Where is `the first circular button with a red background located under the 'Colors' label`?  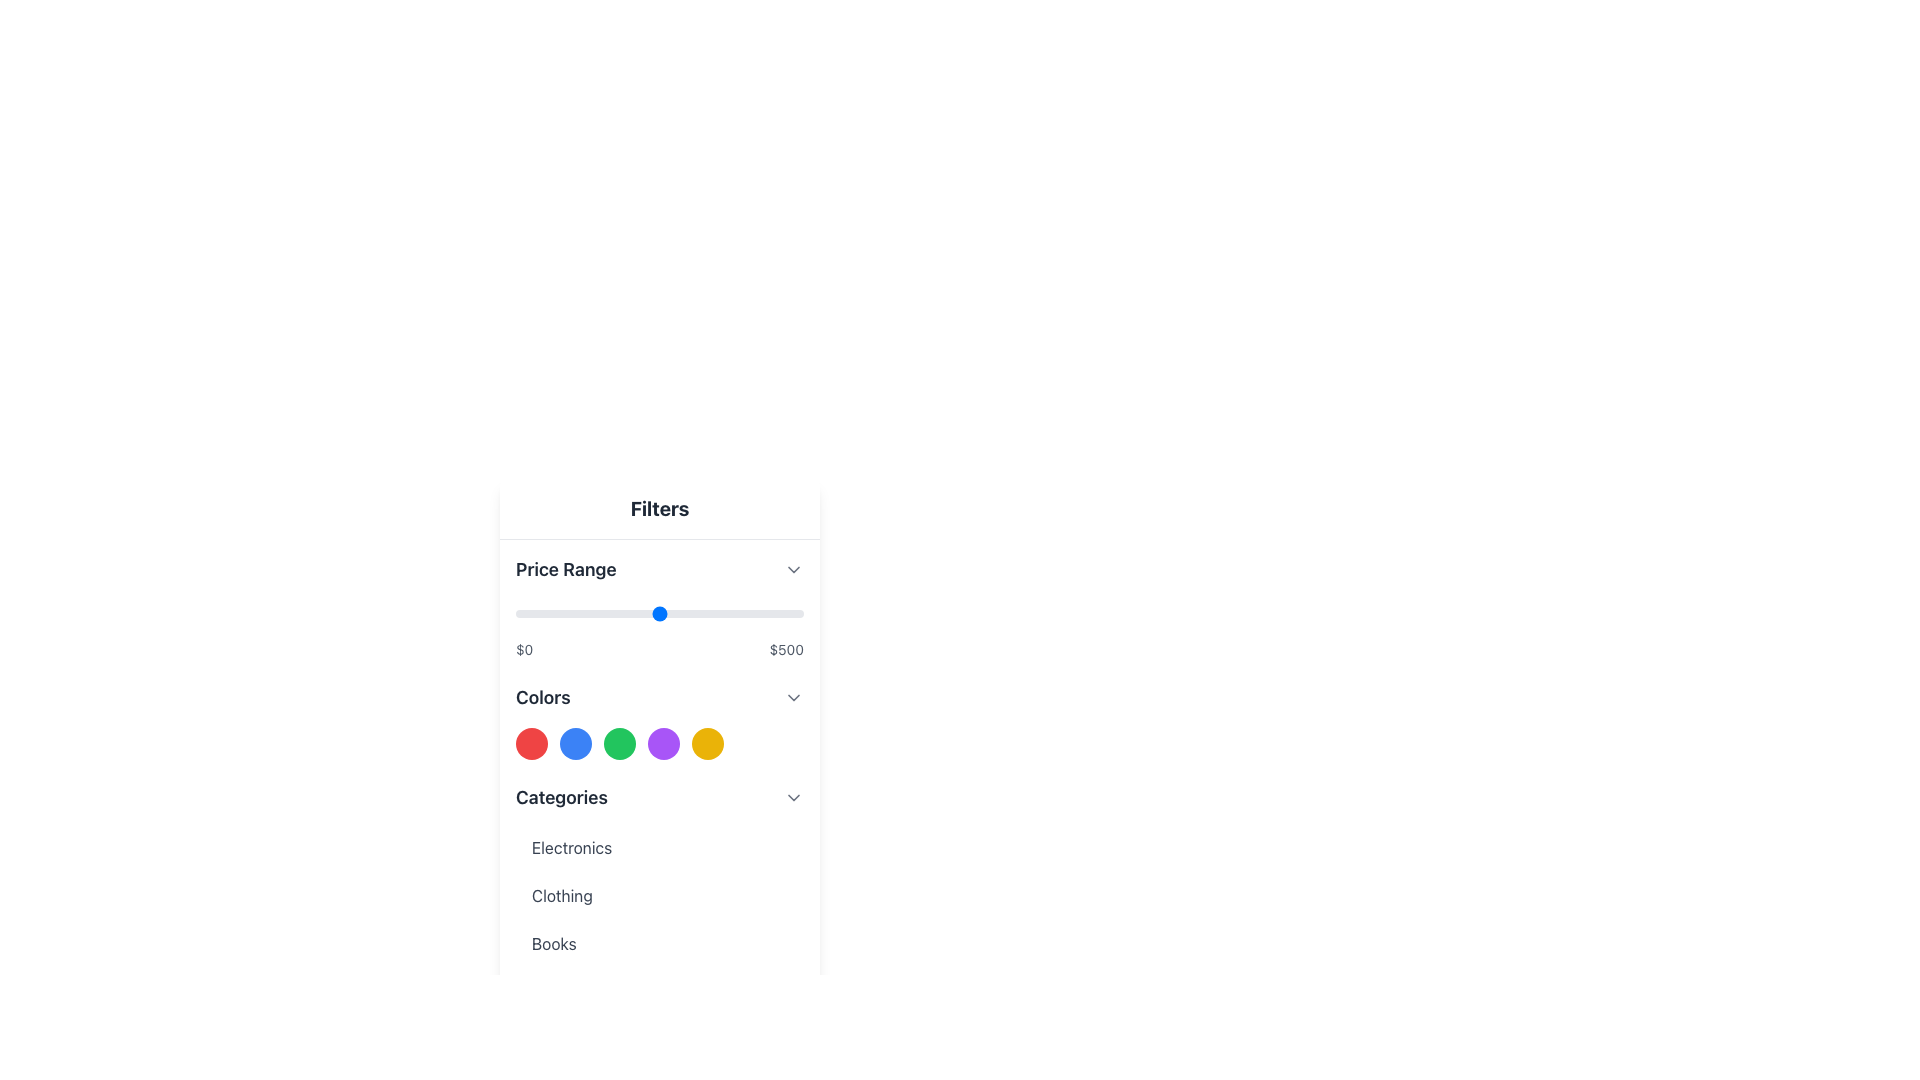 the first circular button with a red background located under the 'Colors' label is located at coordinates (532, 744).